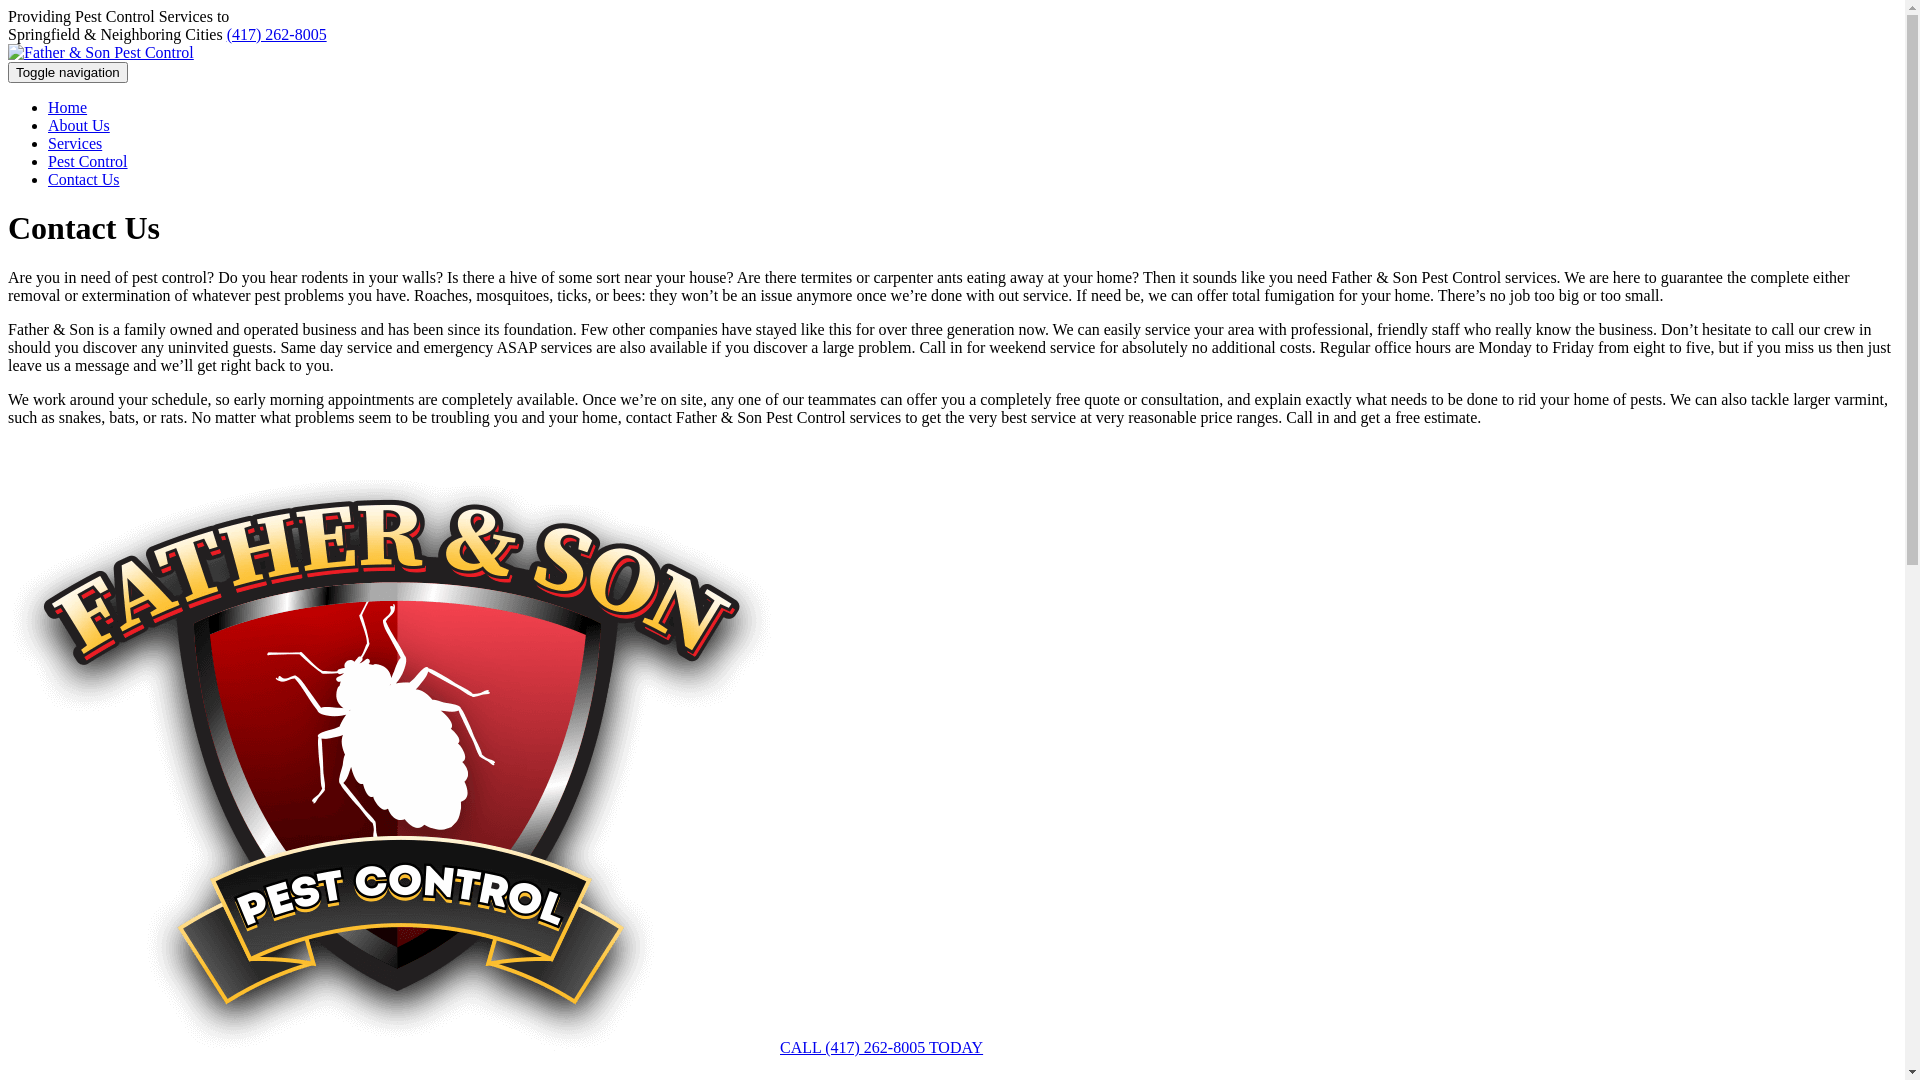  Describe the element at coordinates (67, 107) in the screenshot. I see `'Home'` at that location.